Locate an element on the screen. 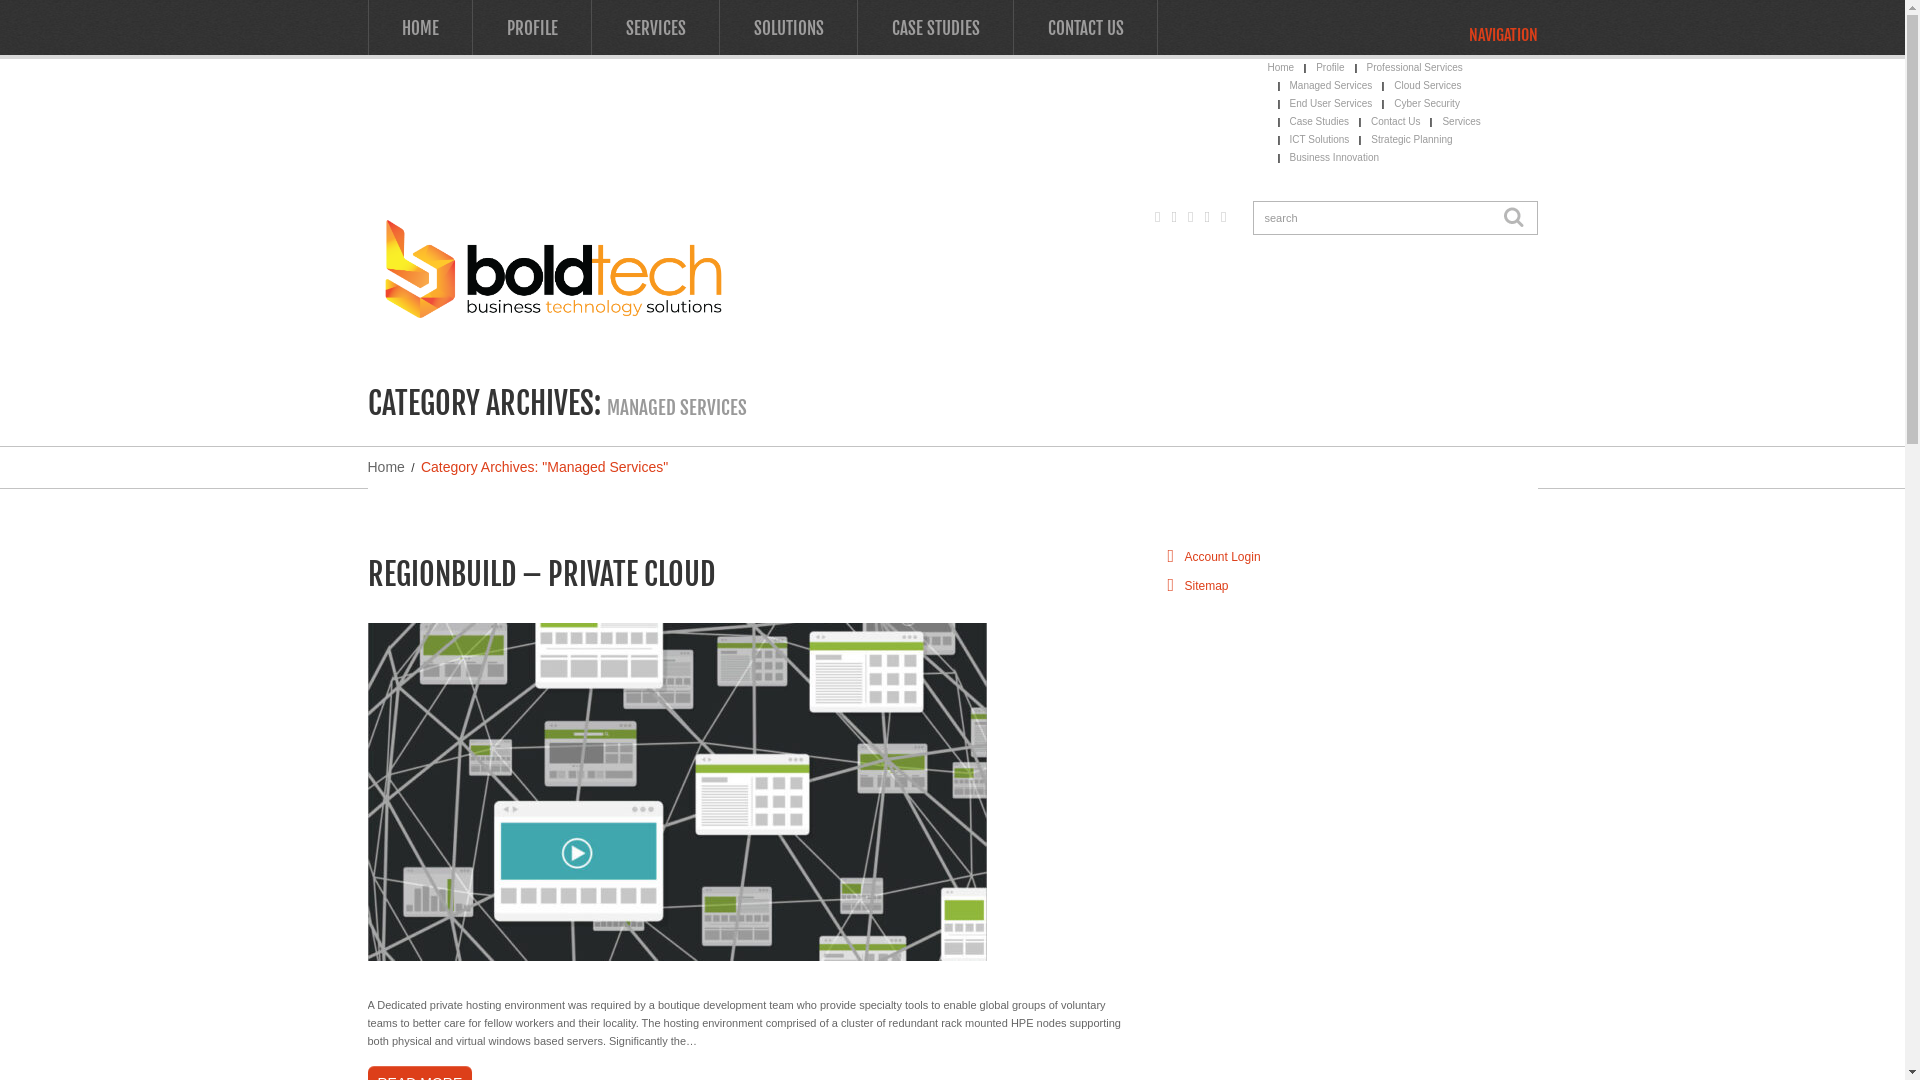 The height and width of the screenshot is (1080, 1920). 'SERVICES' is located at coordinates (655, 27).